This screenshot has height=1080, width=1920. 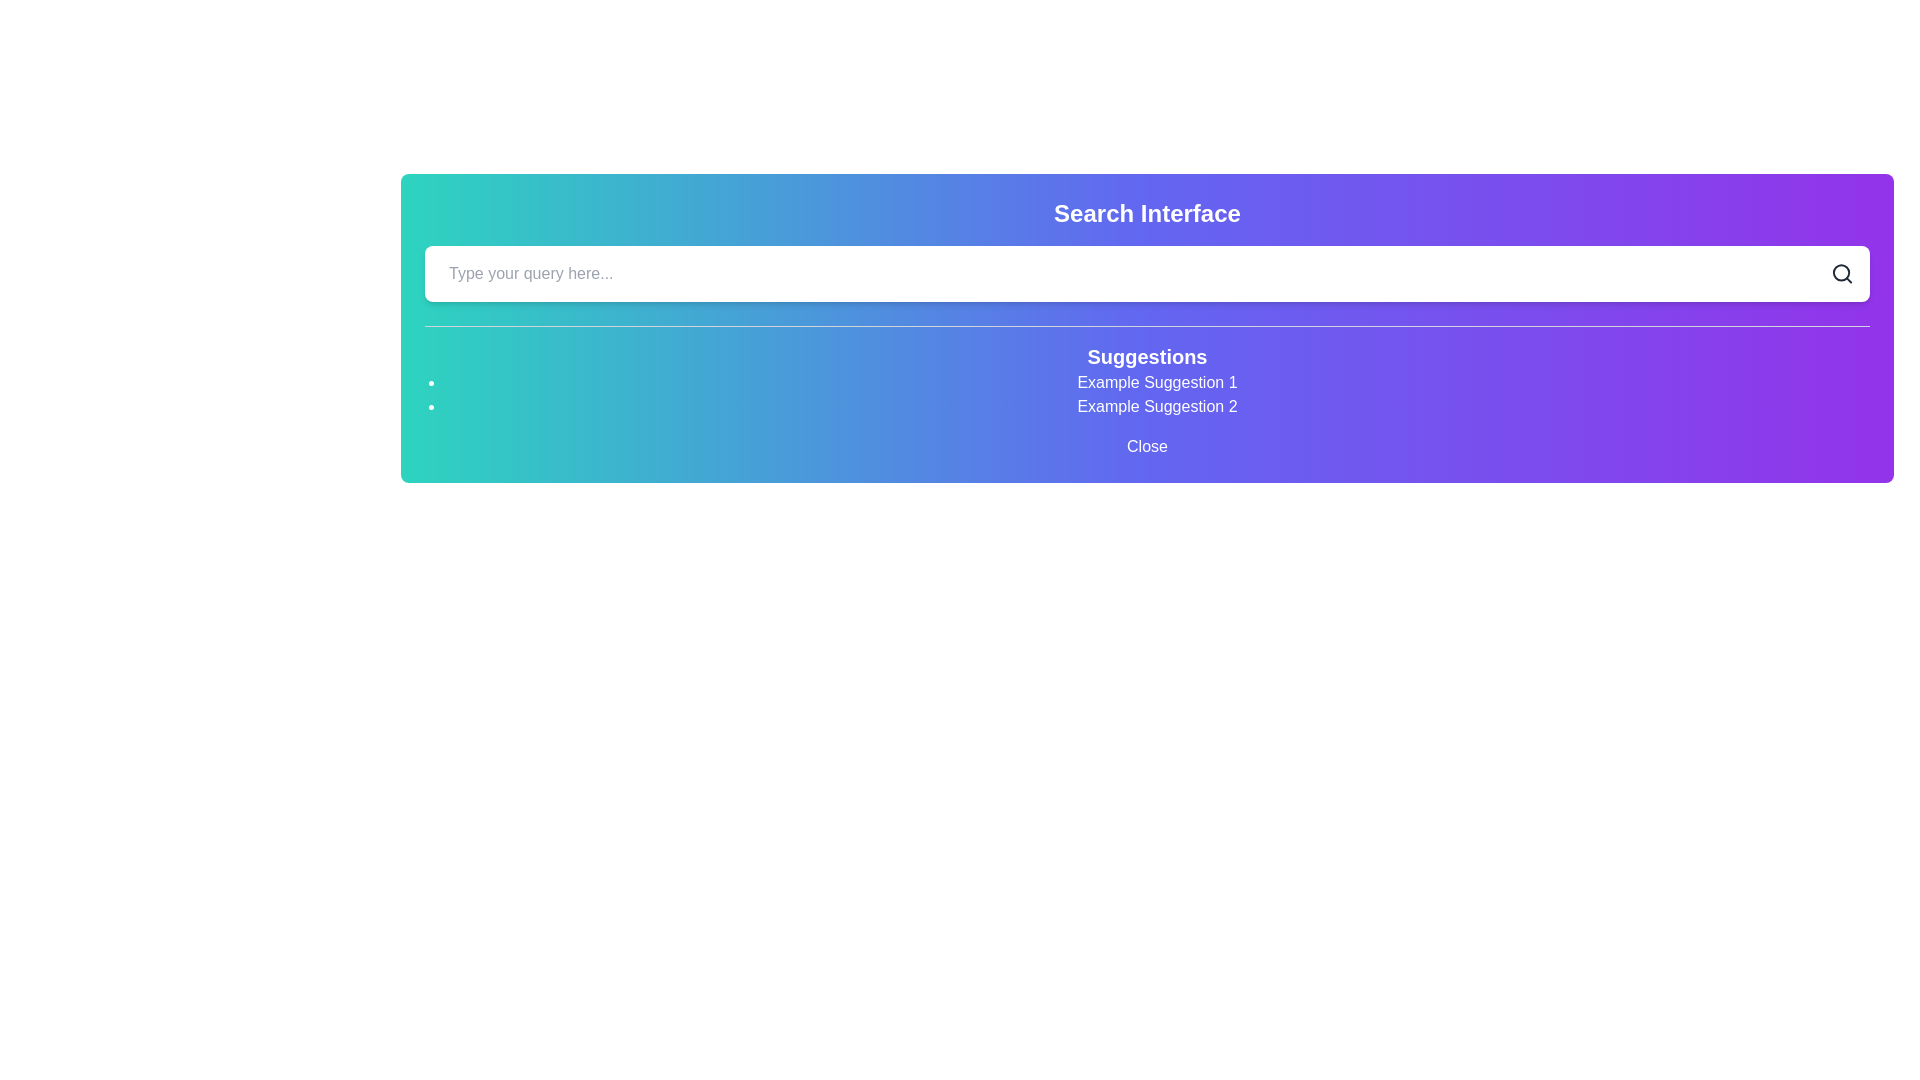 What do you see at coordinates (1147, 394) in the screenshot?
I see `one of the clickable text options in the bullet-point list located directly below the 'Suggestions' heading` at bounding box center [1147, 394].